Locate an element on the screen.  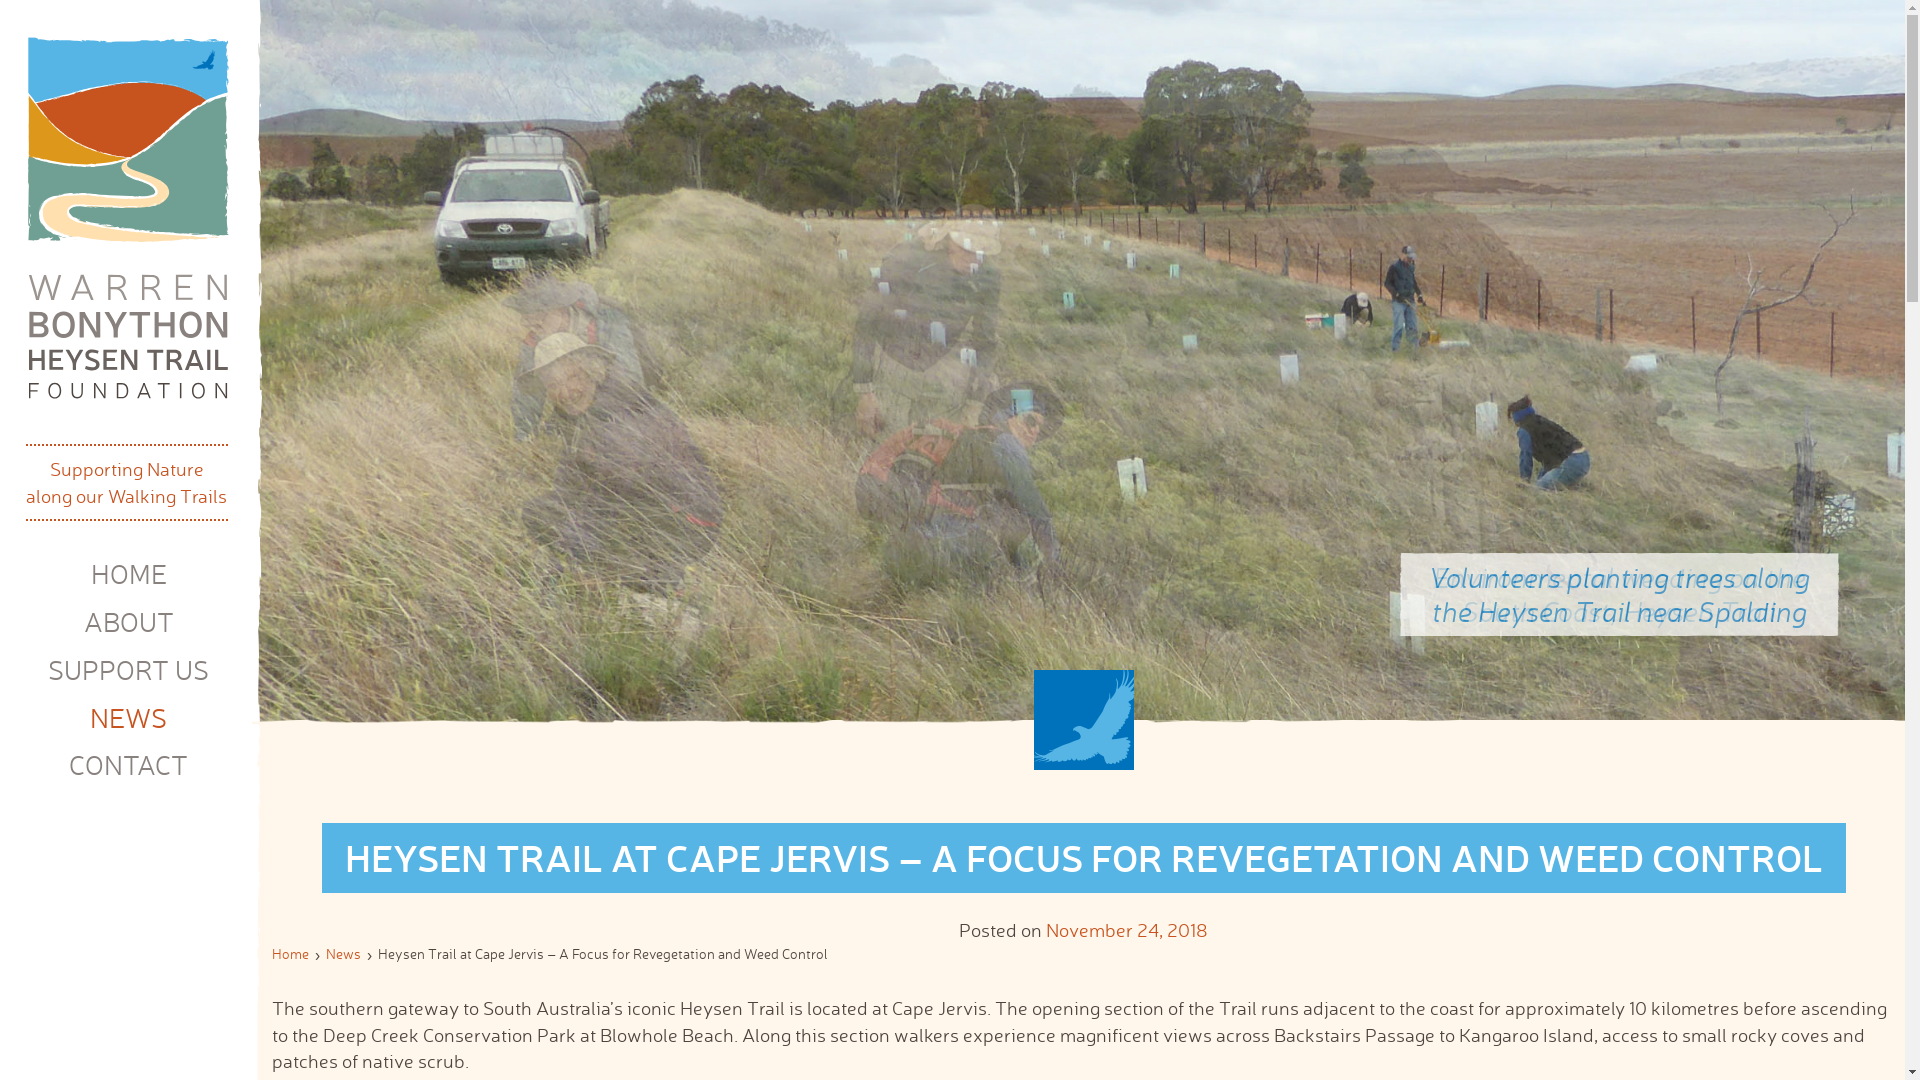
'Home' is located at coordinates (289, 952).